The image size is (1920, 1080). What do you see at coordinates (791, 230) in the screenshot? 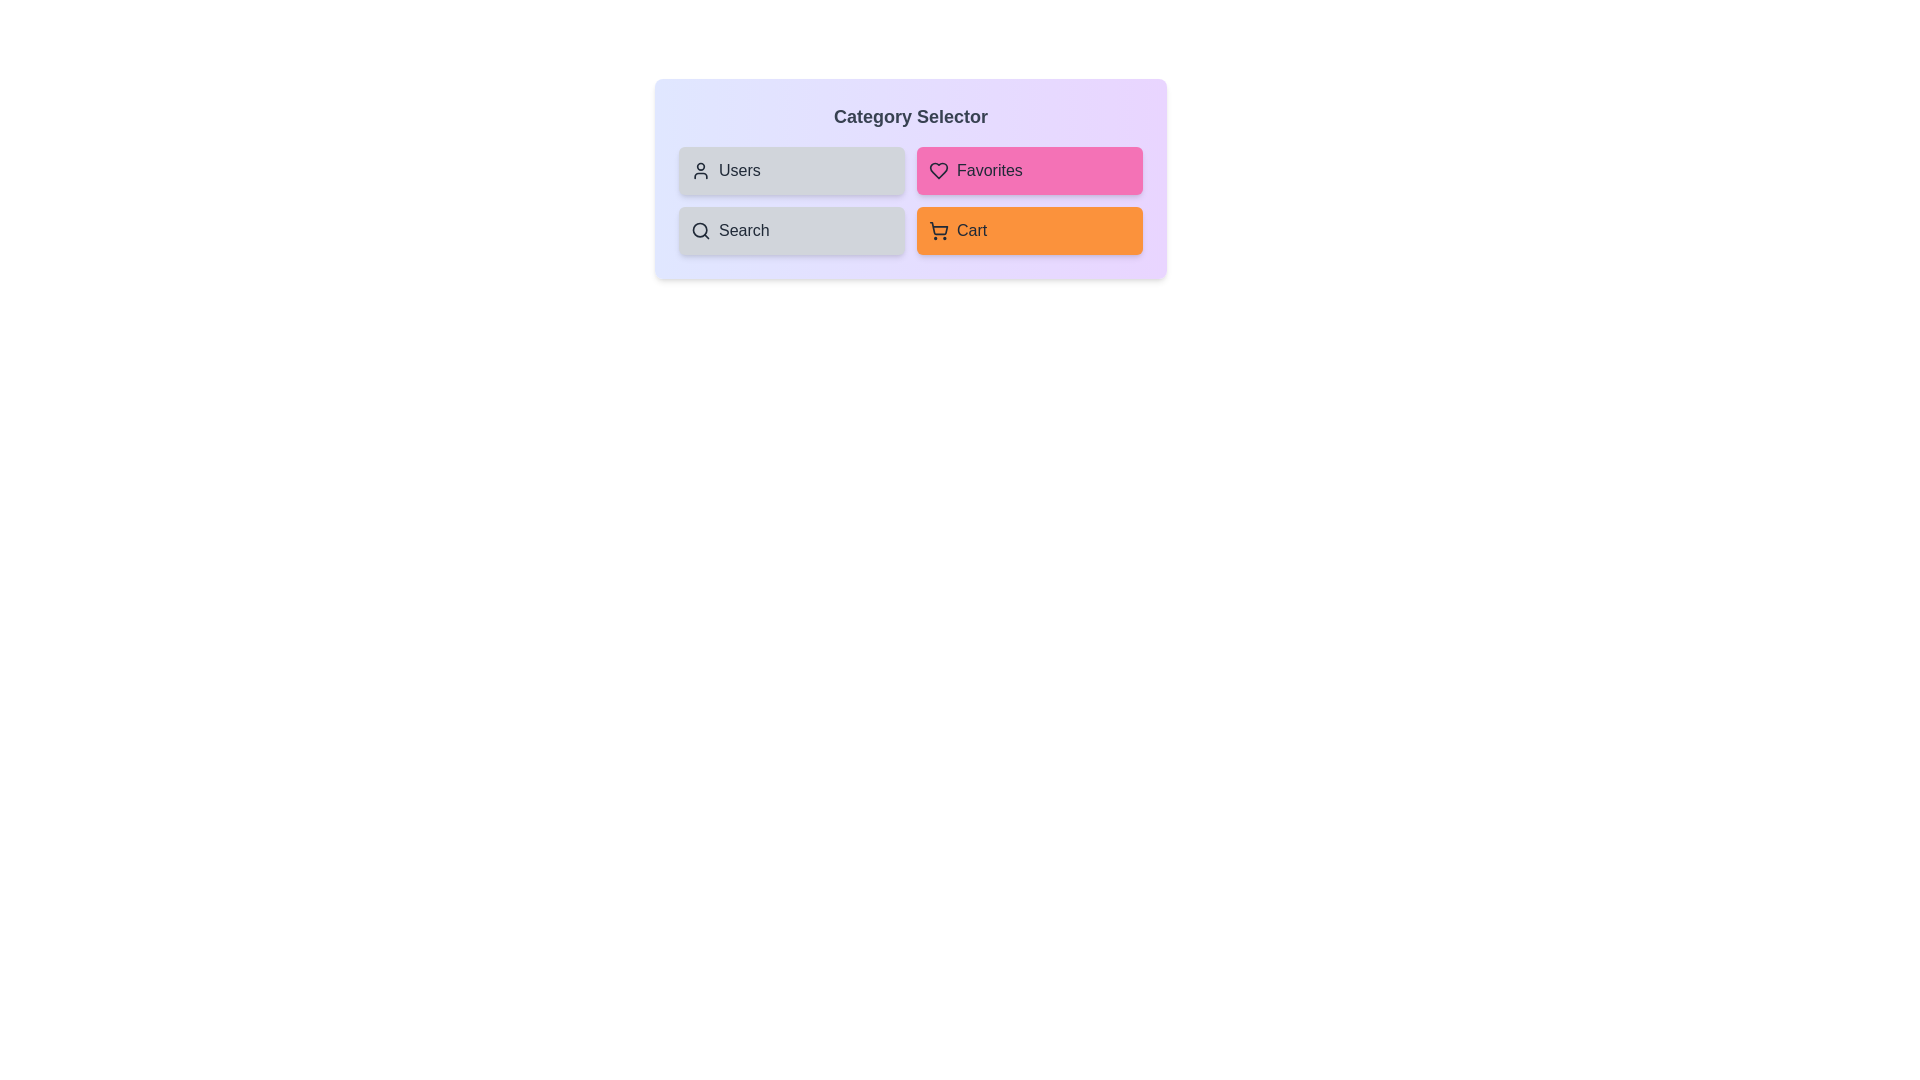
I see `the 'Search' button to toggle its selection state` at bounding box center [791, 230].